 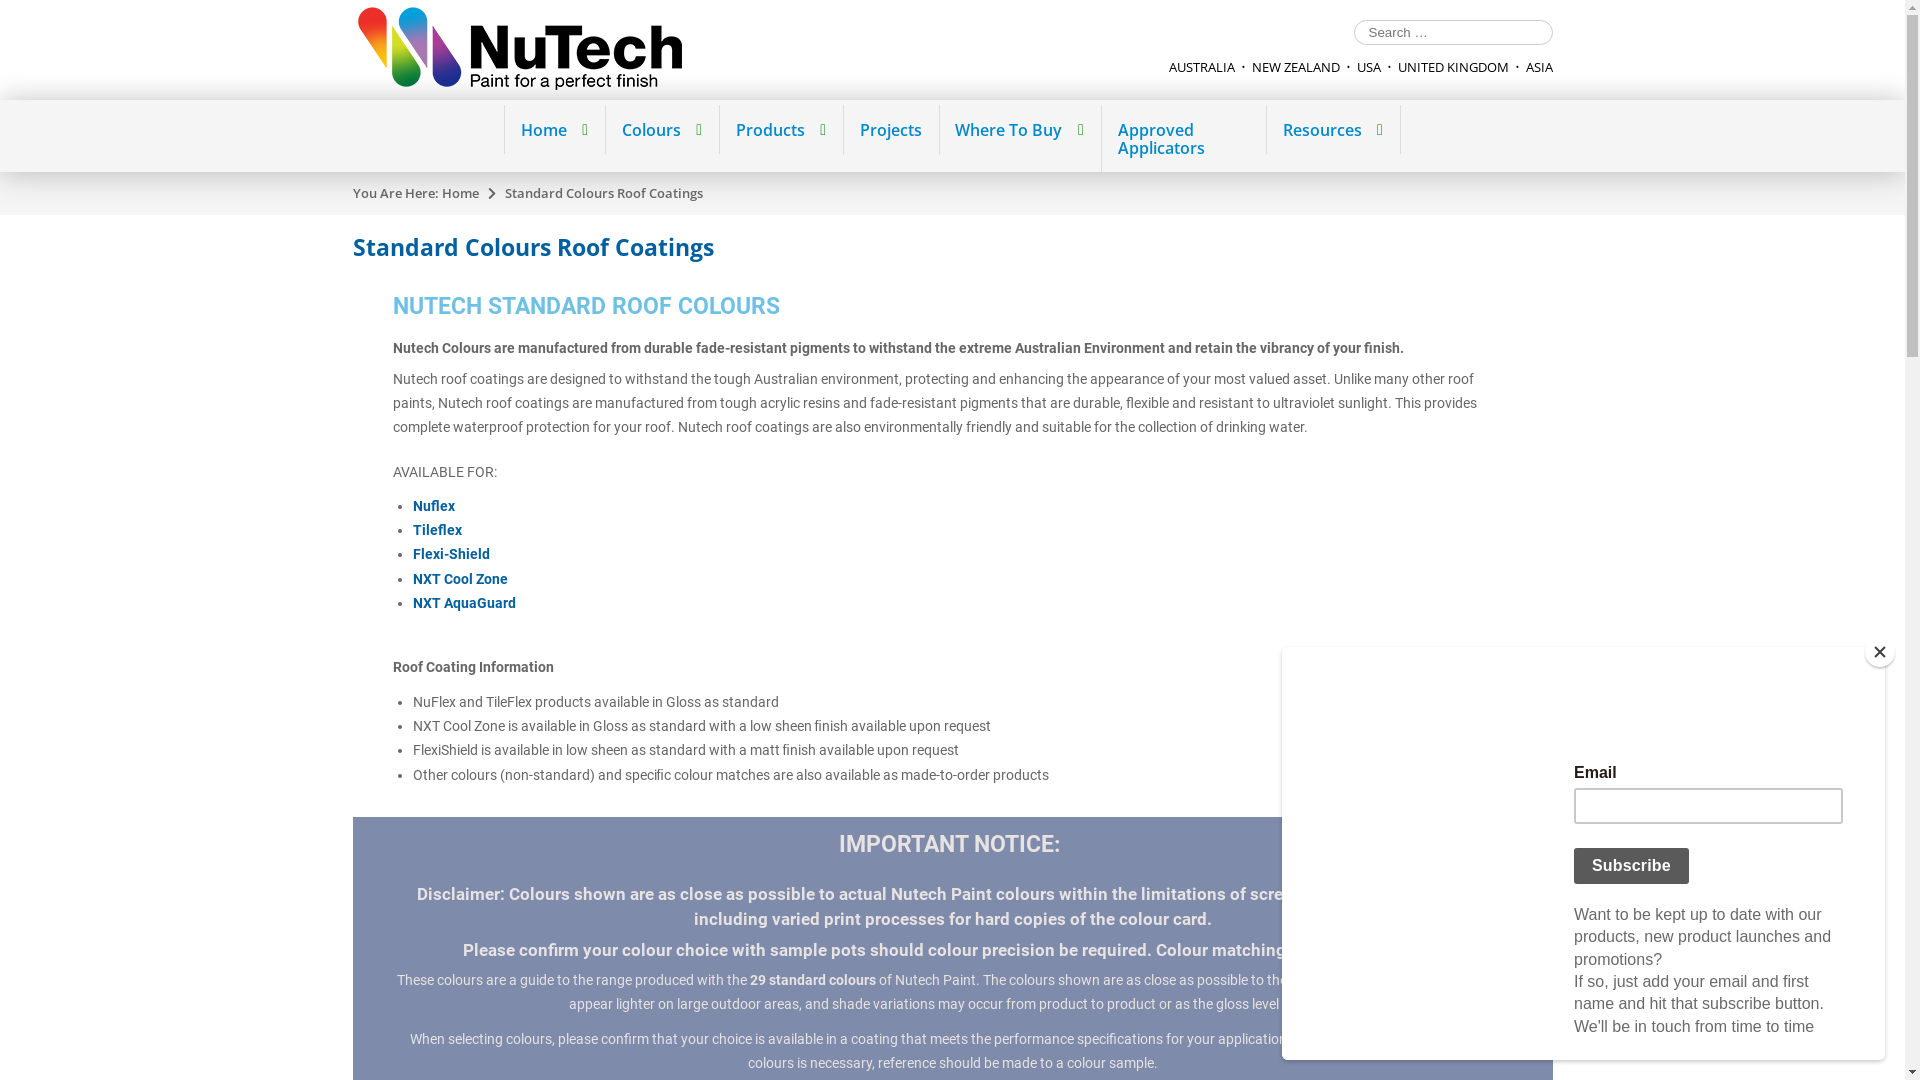 I want to click on 'Projects', so click(x=889, y=129).